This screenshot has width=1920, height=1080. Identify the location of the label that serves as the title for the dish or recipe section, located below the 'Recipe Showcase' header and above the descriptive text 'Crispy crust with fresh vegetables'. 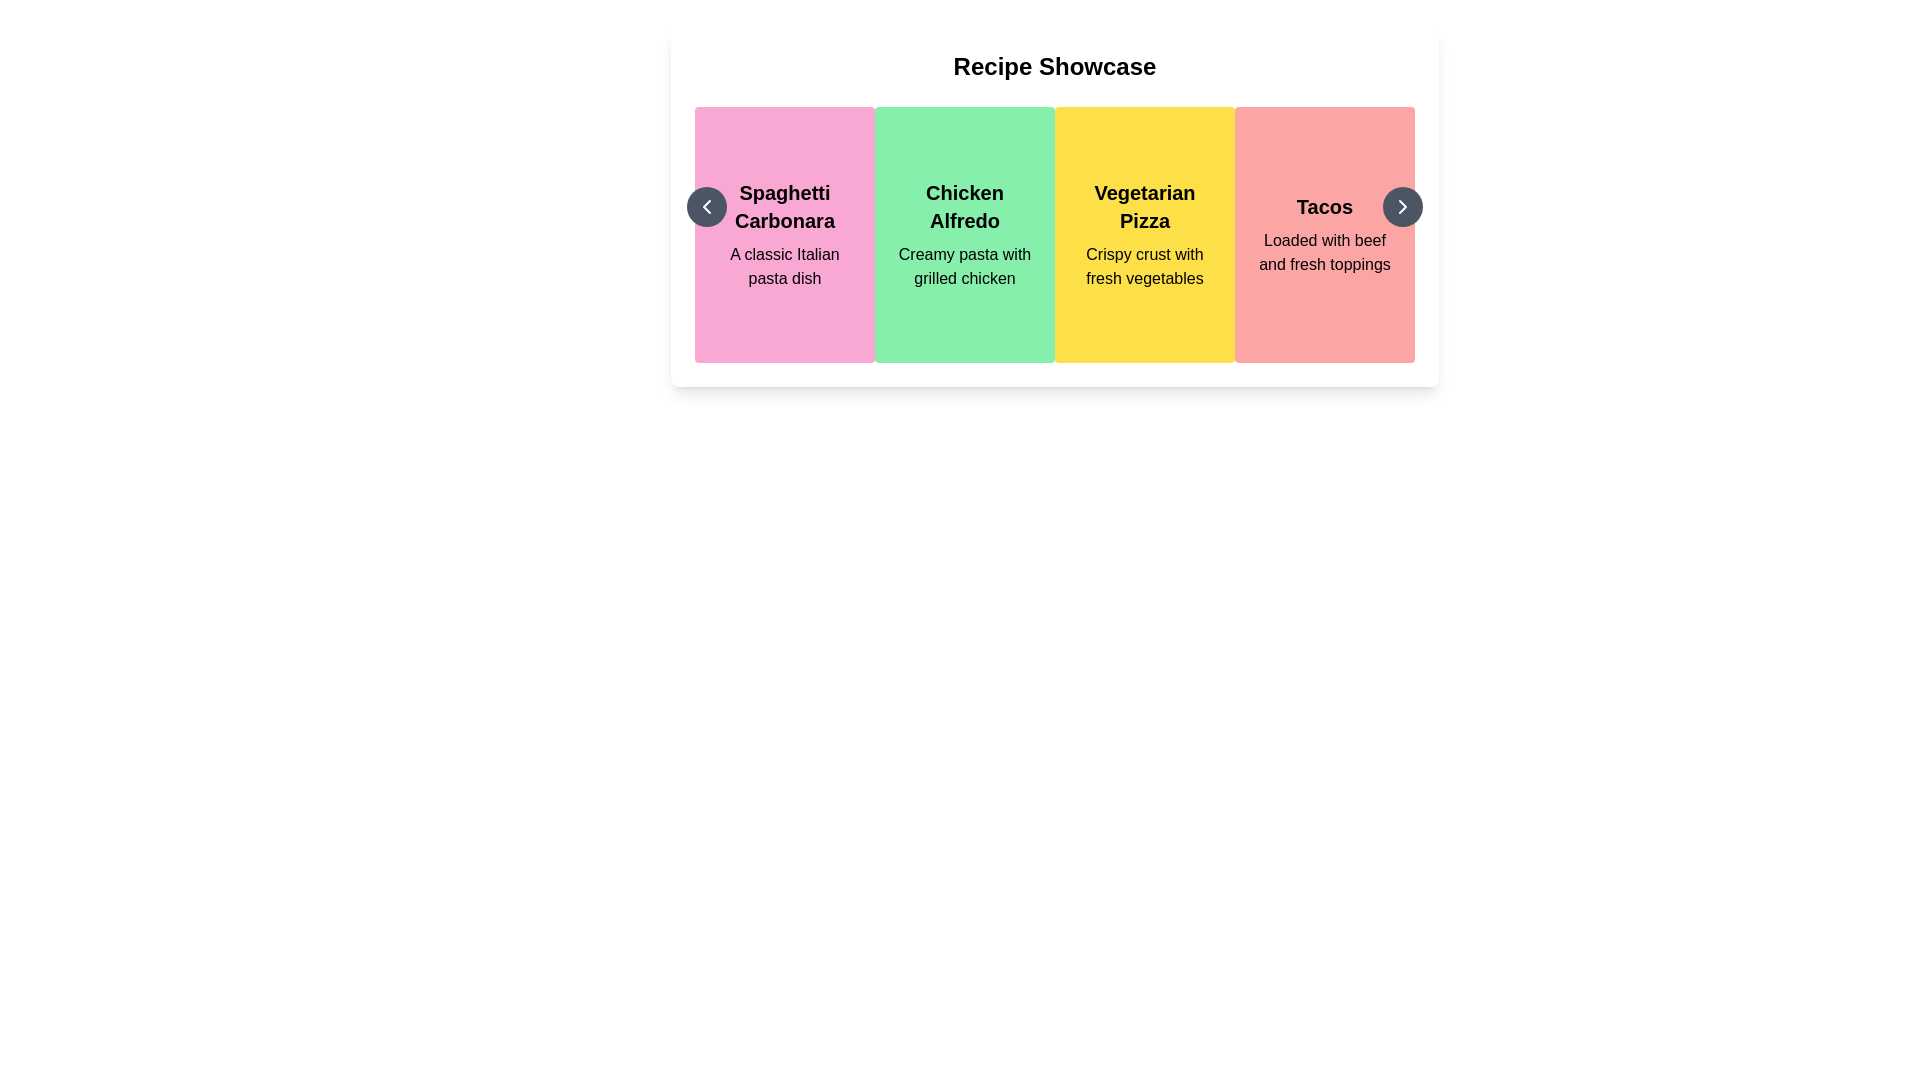
(1145, 207).